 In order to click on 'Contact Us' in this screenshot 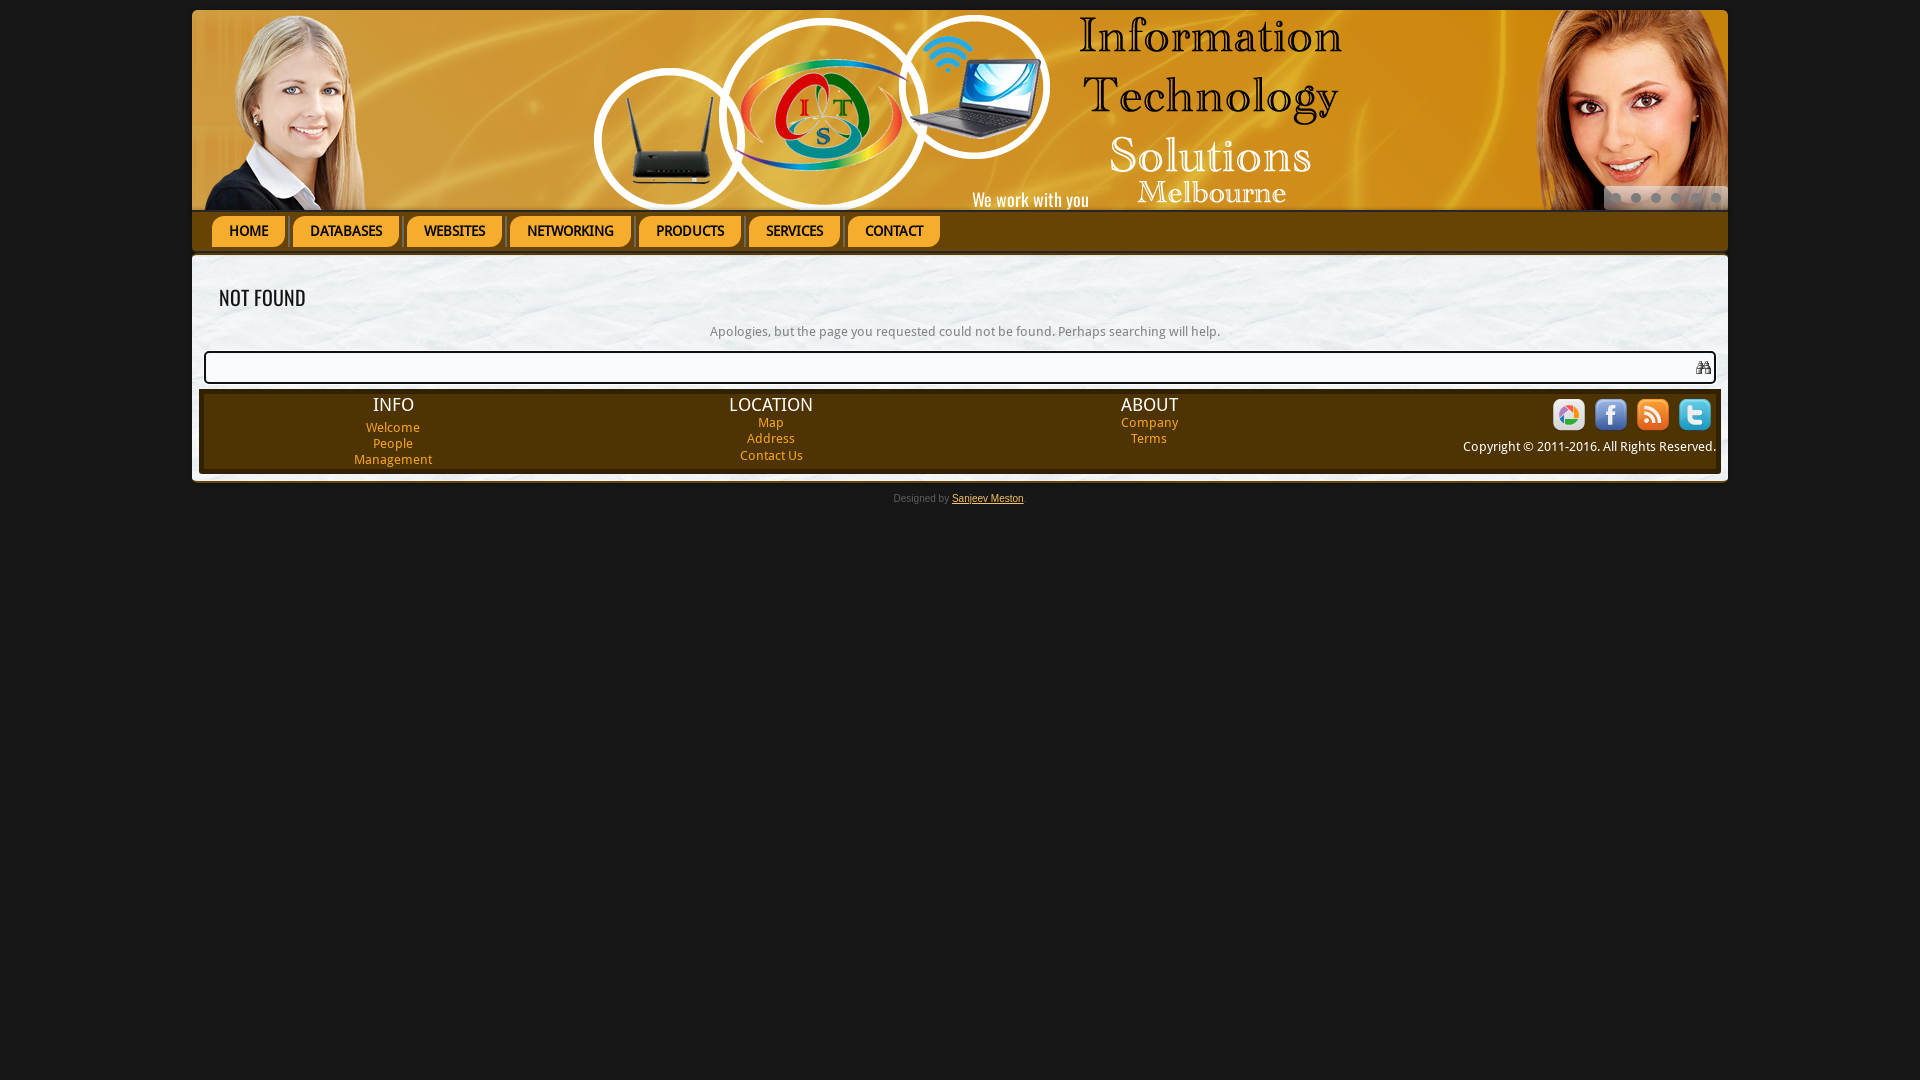, I will do `click(738, 455)`.